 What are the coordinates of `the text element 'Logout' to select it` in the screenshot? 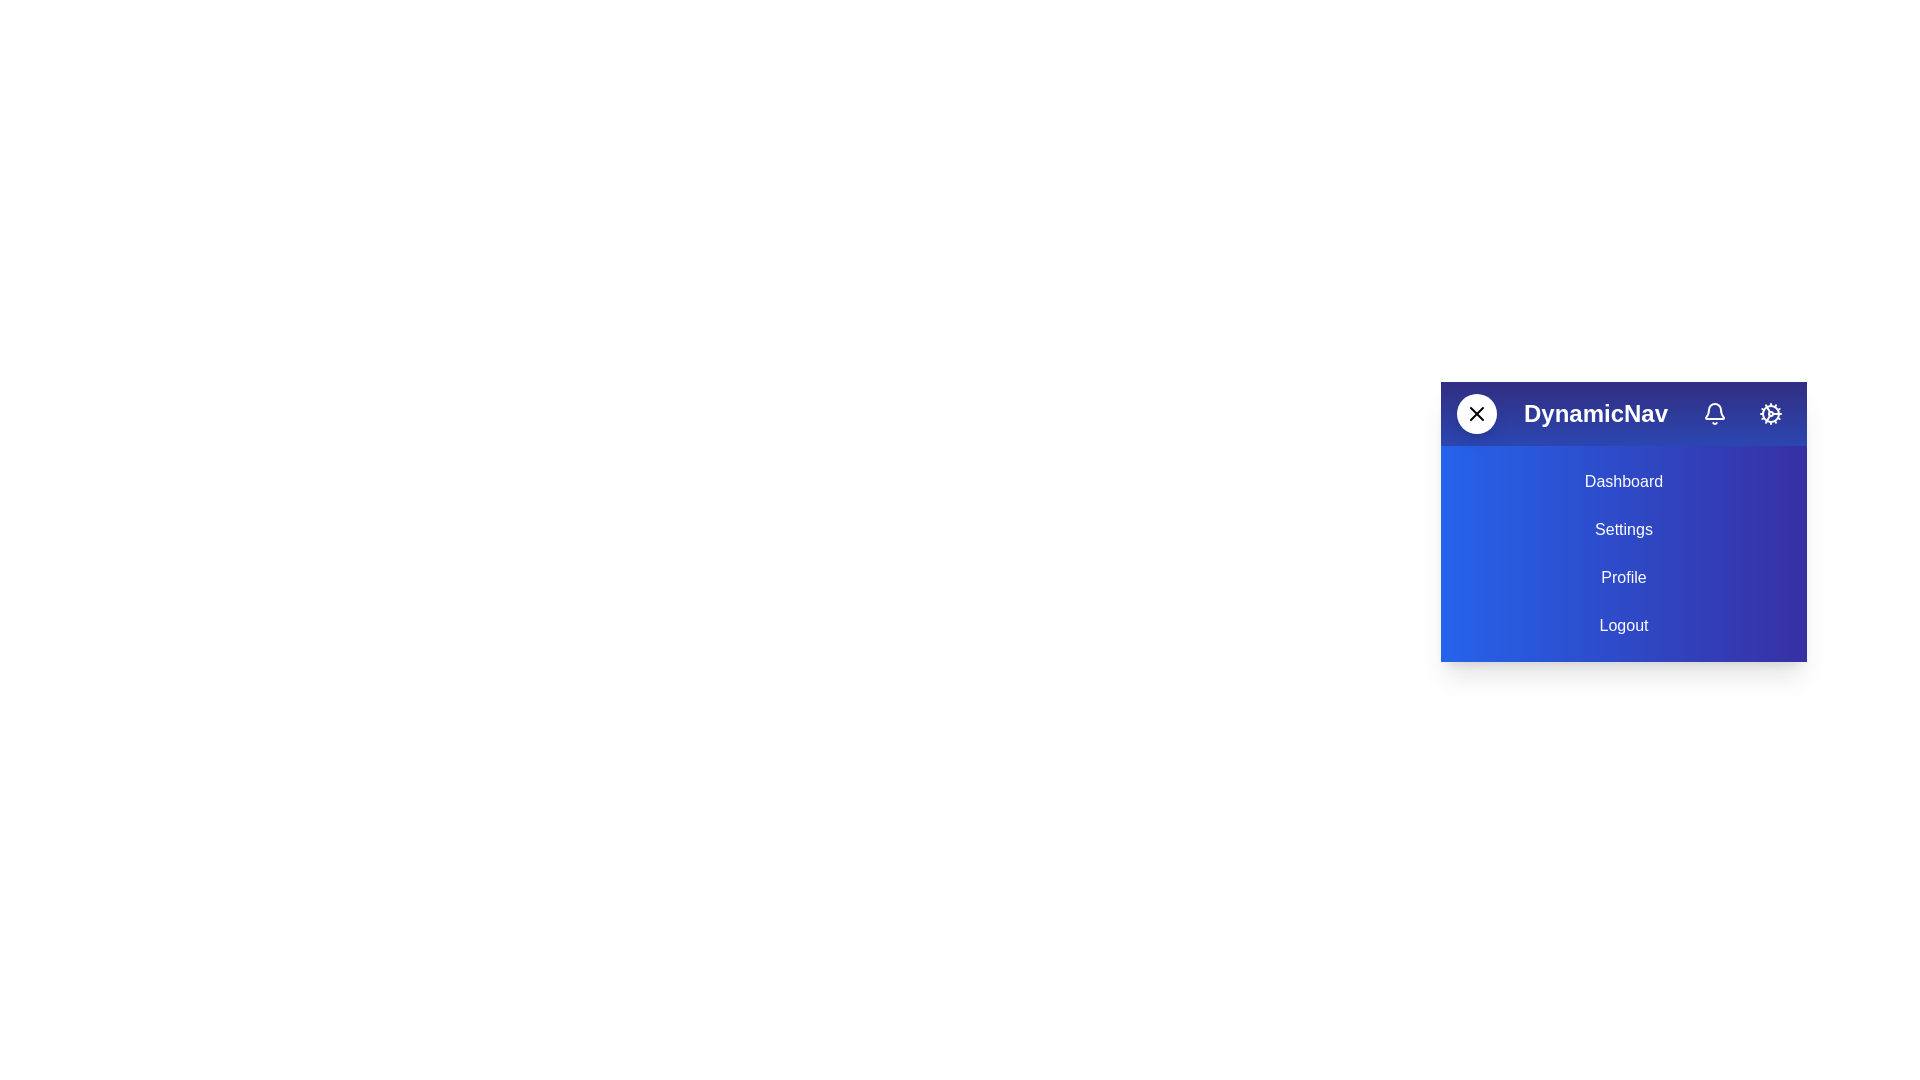 It's located at (1623, 624).